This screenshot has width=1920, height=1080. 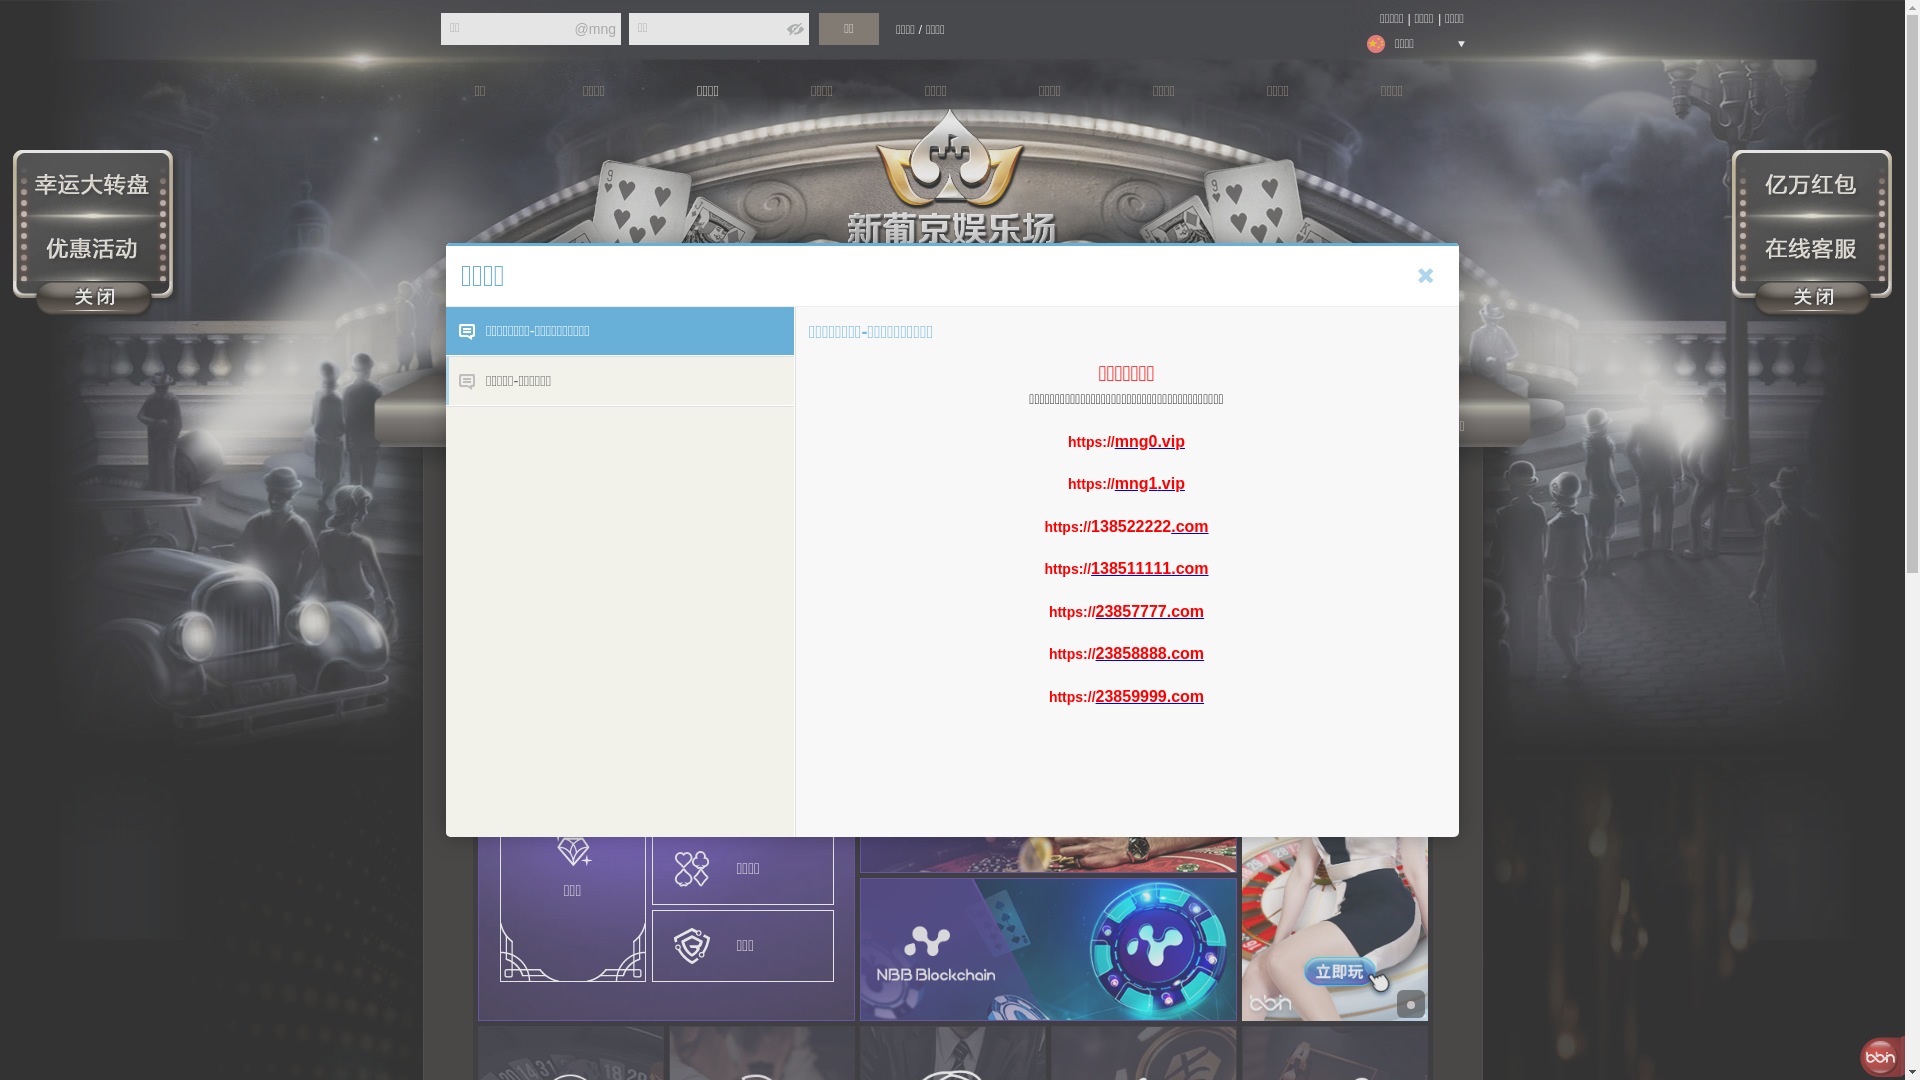 I want to click on '23858888.com', so click(x=1094, y=653).